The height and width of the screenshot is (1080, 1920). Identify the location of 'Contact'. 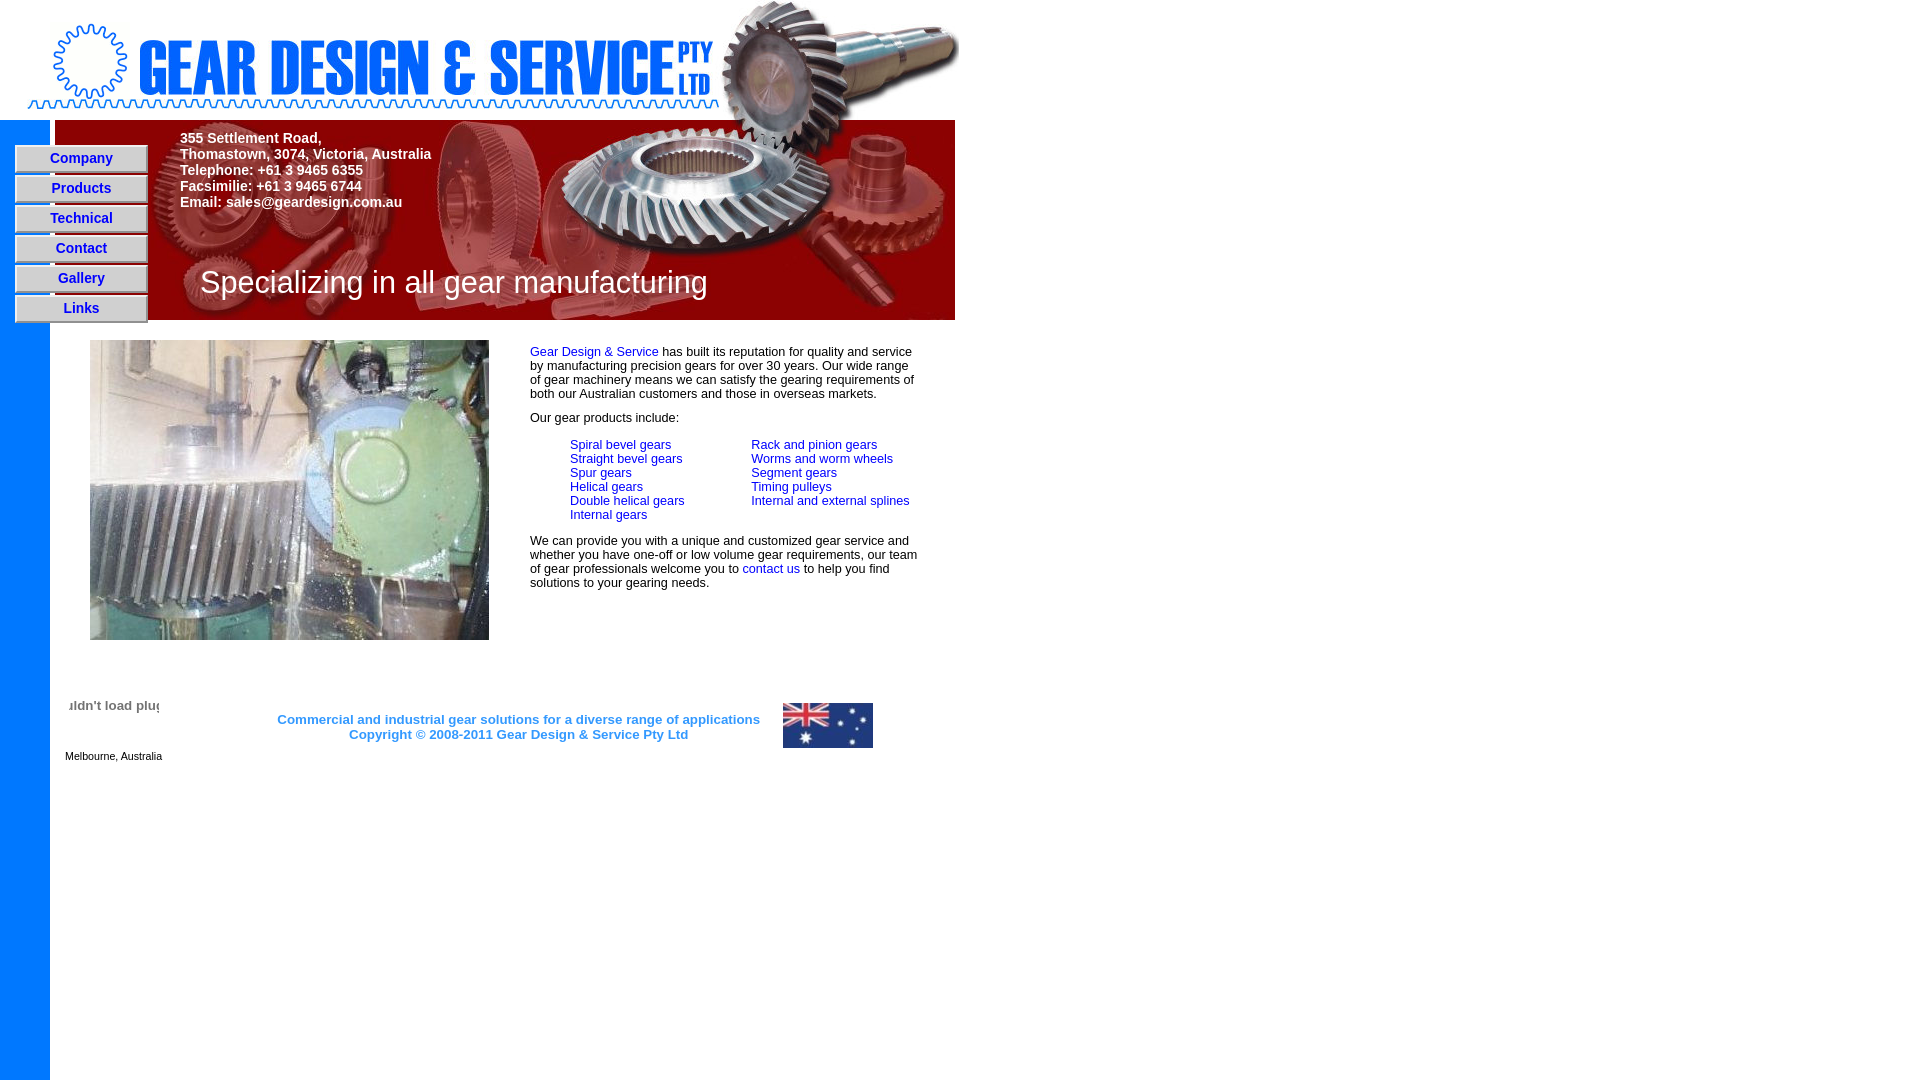
(80, 247).